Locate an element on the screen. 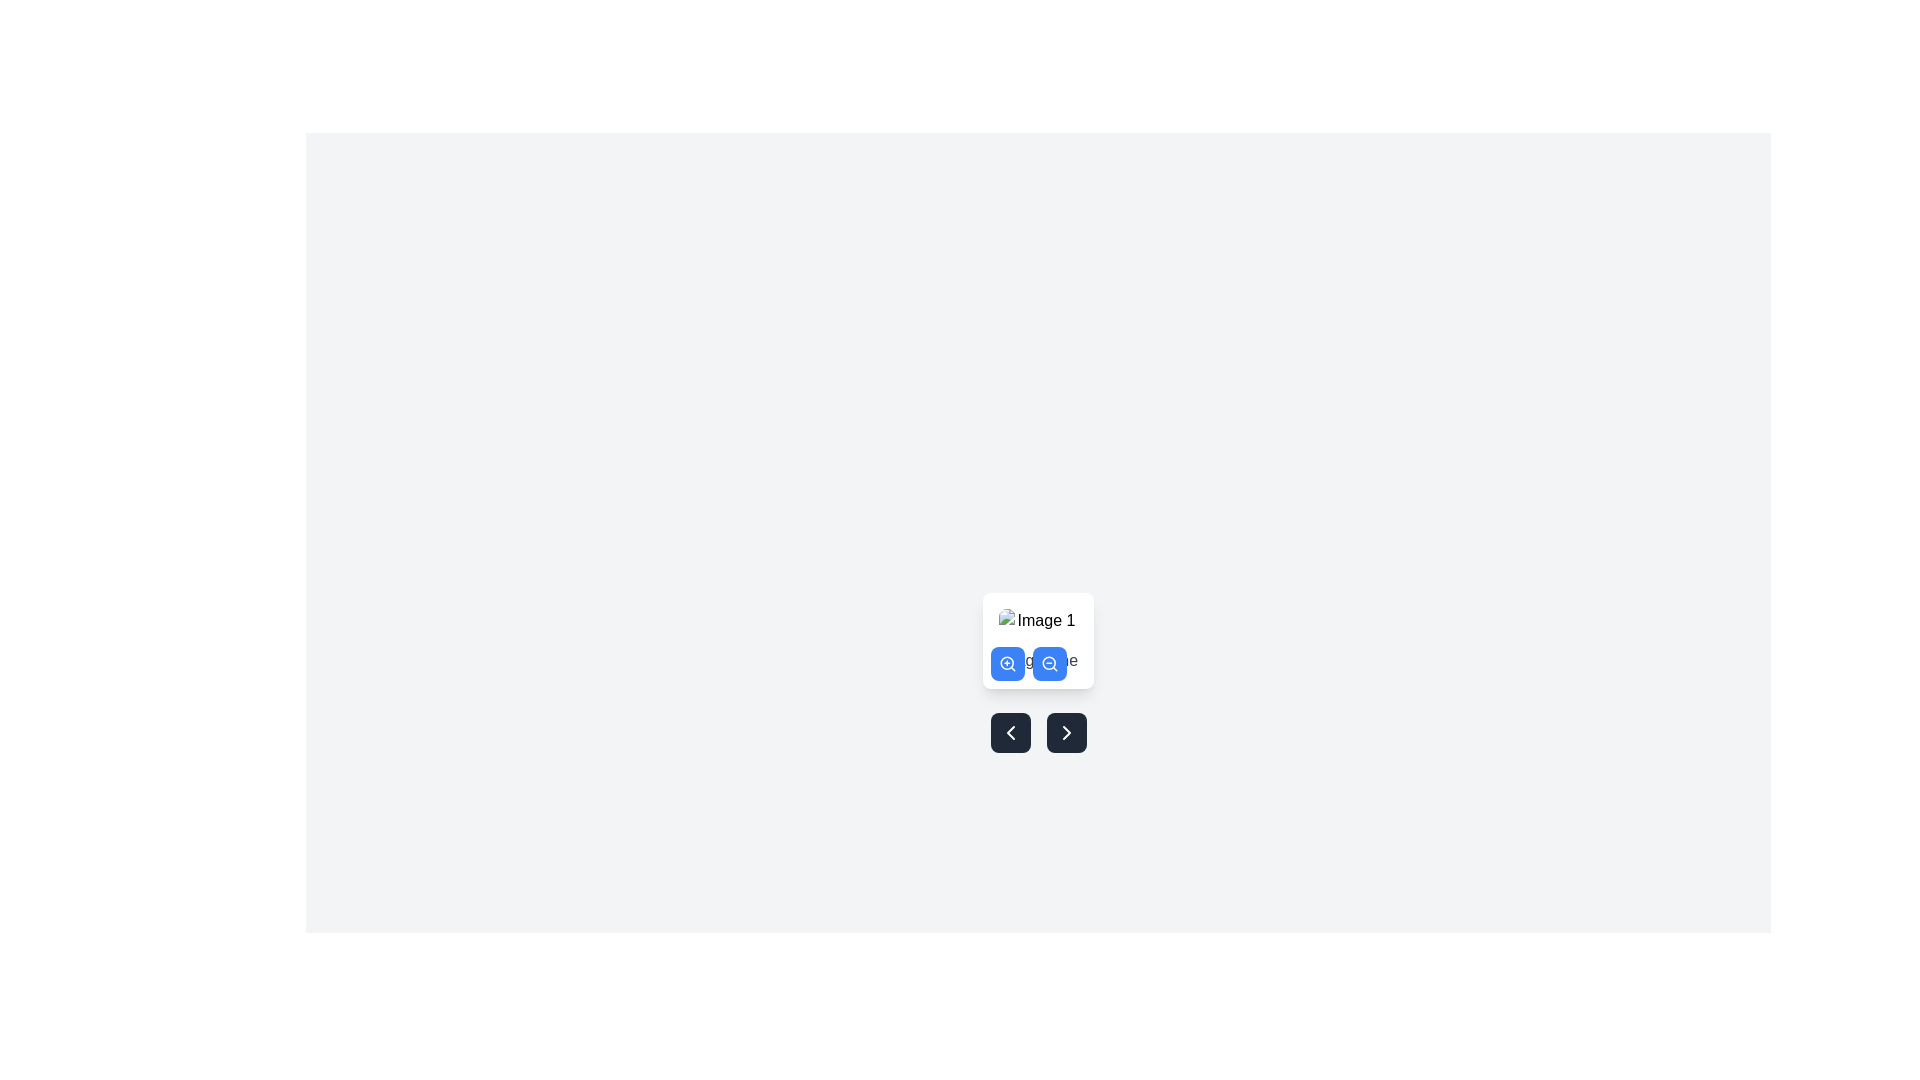 This screenshot has width=1920, height=1080. the 'Zoom Out' icon, which is a magnifying glass with a minus sign inside a circular blue button, located near the bottom center of the interface is located at coordinates (1048, 663).